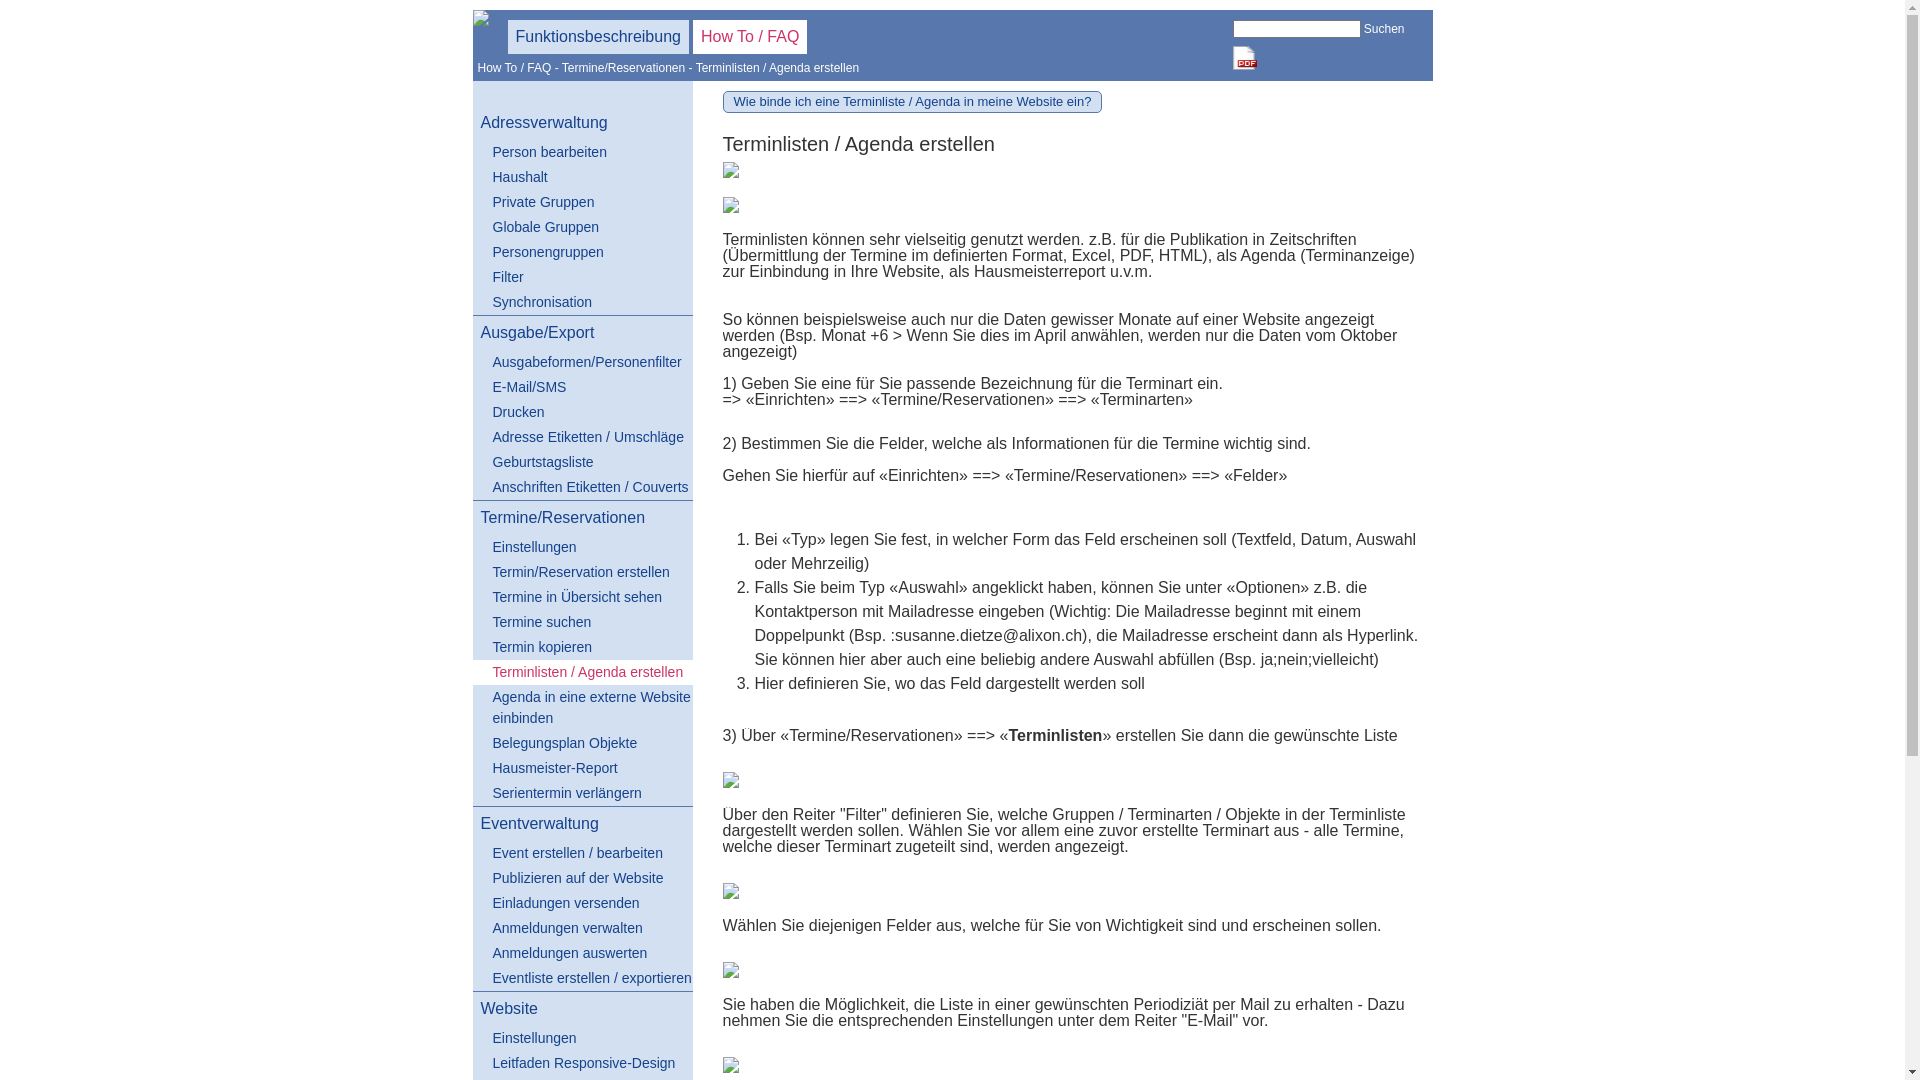 The width and height of the screenshot is (1920, 1080). I want to click on 'Person bearbeiten', so click(580, 151).